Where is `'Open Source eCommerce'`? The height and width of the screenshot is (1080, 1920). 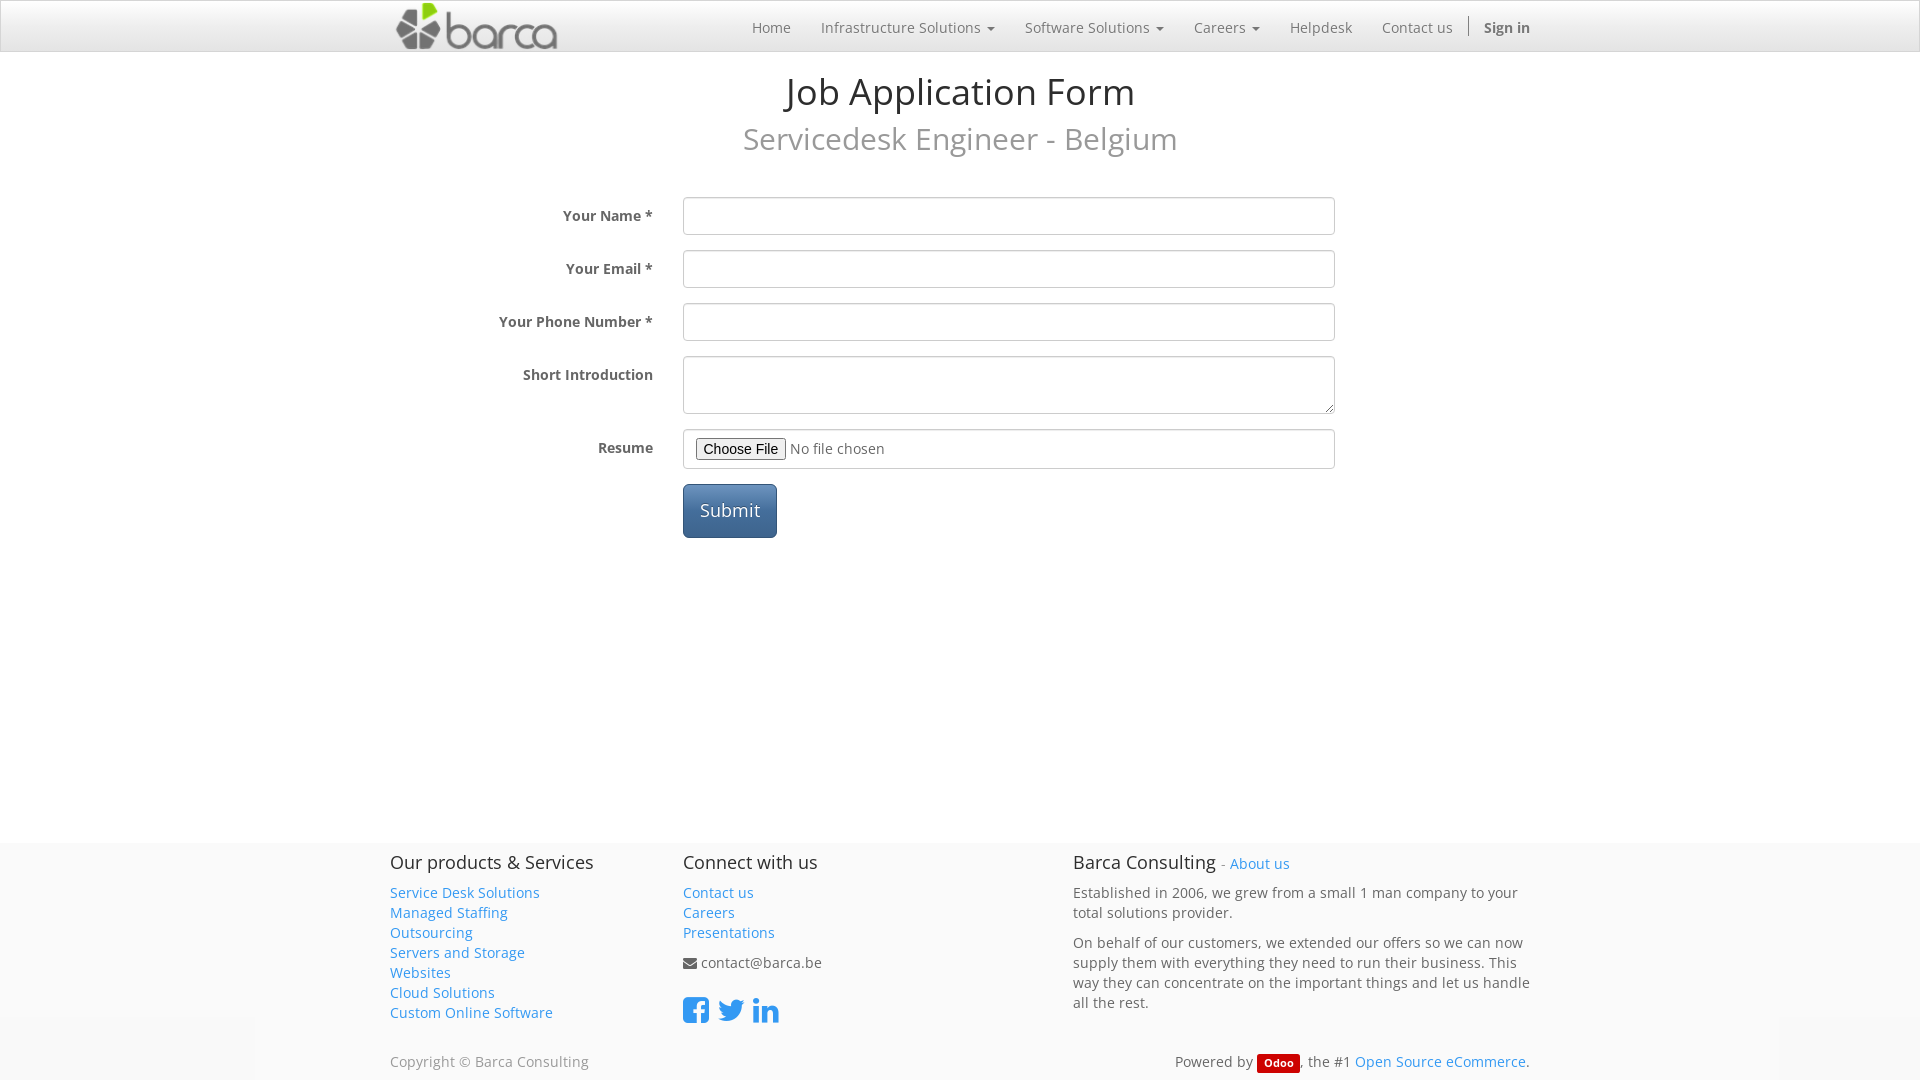
'Open Source eCommerce' is located at coordinates (1440, 1060).